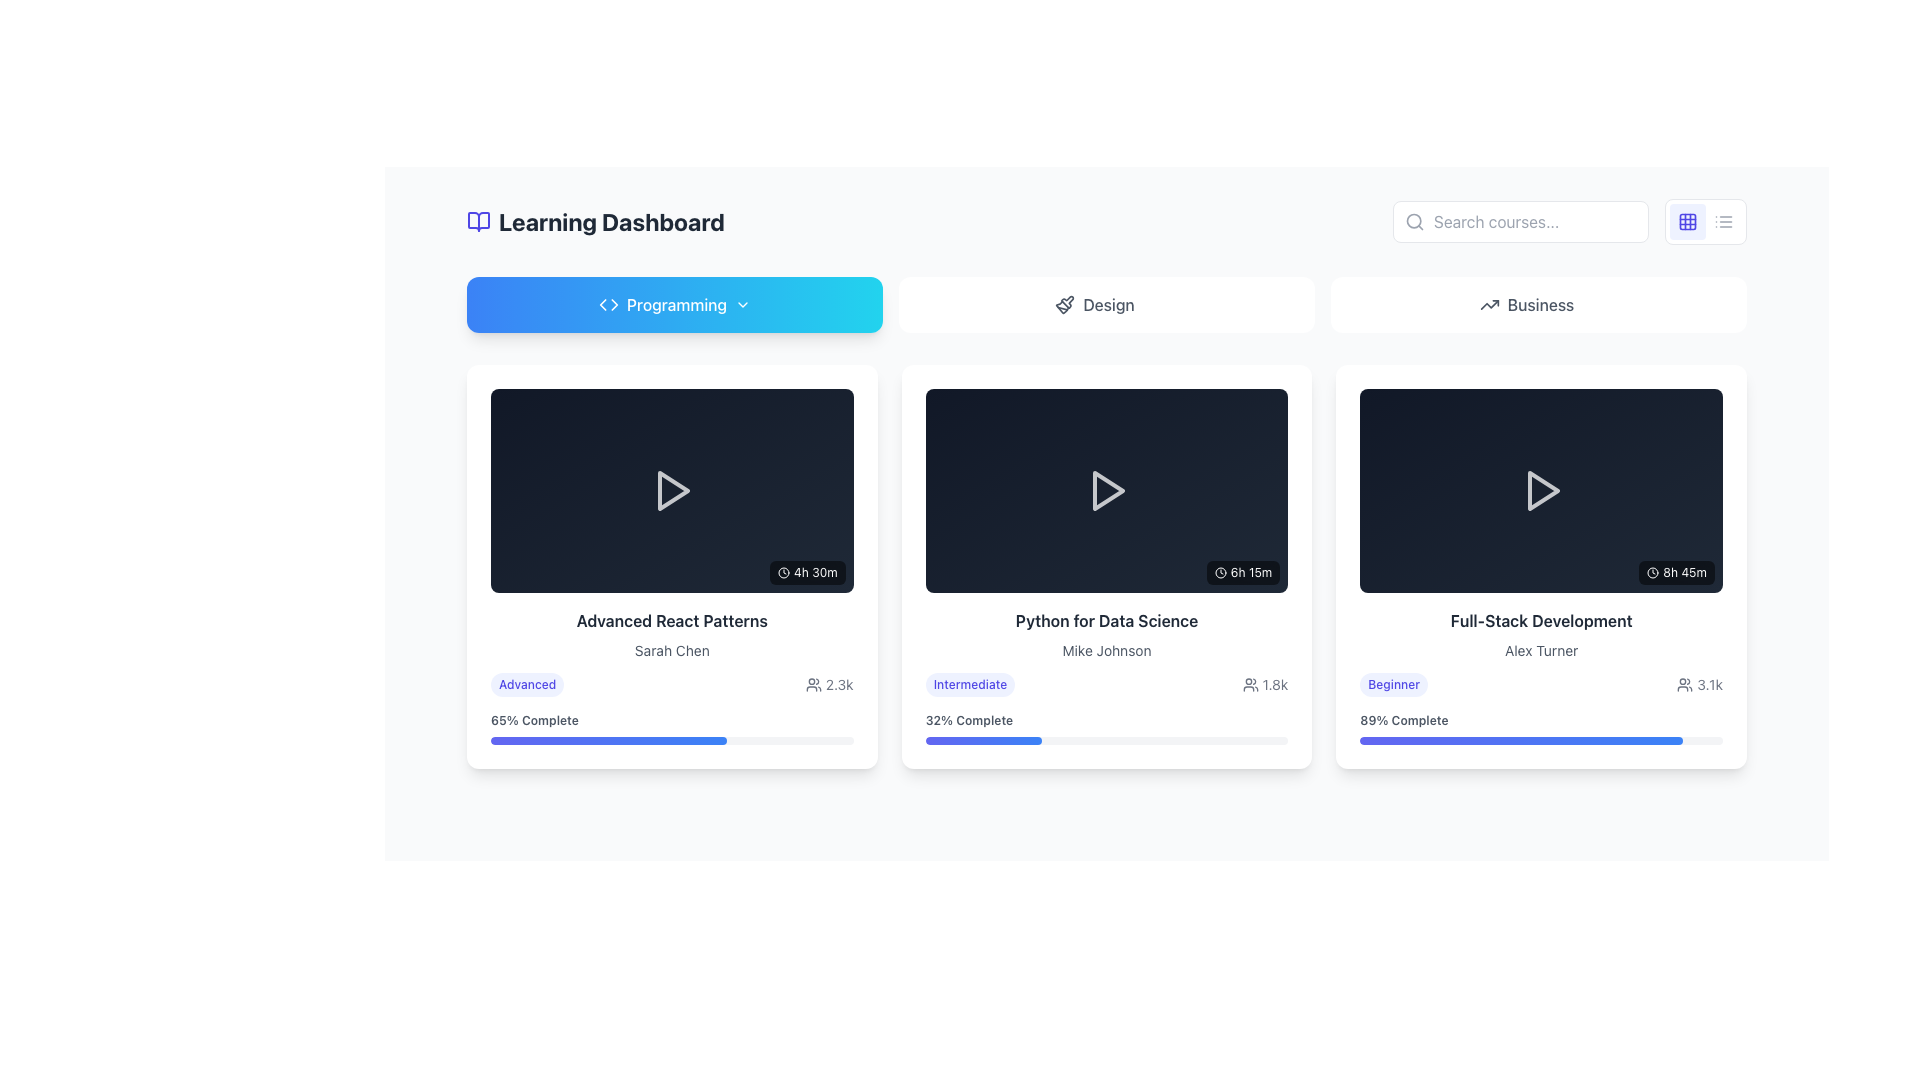 The height and width of the screenshot is (1080, 1920). I want to click on the navigation buttons in the button group located beneath the 'Learning Dashboard' header, so click(1106, 304).